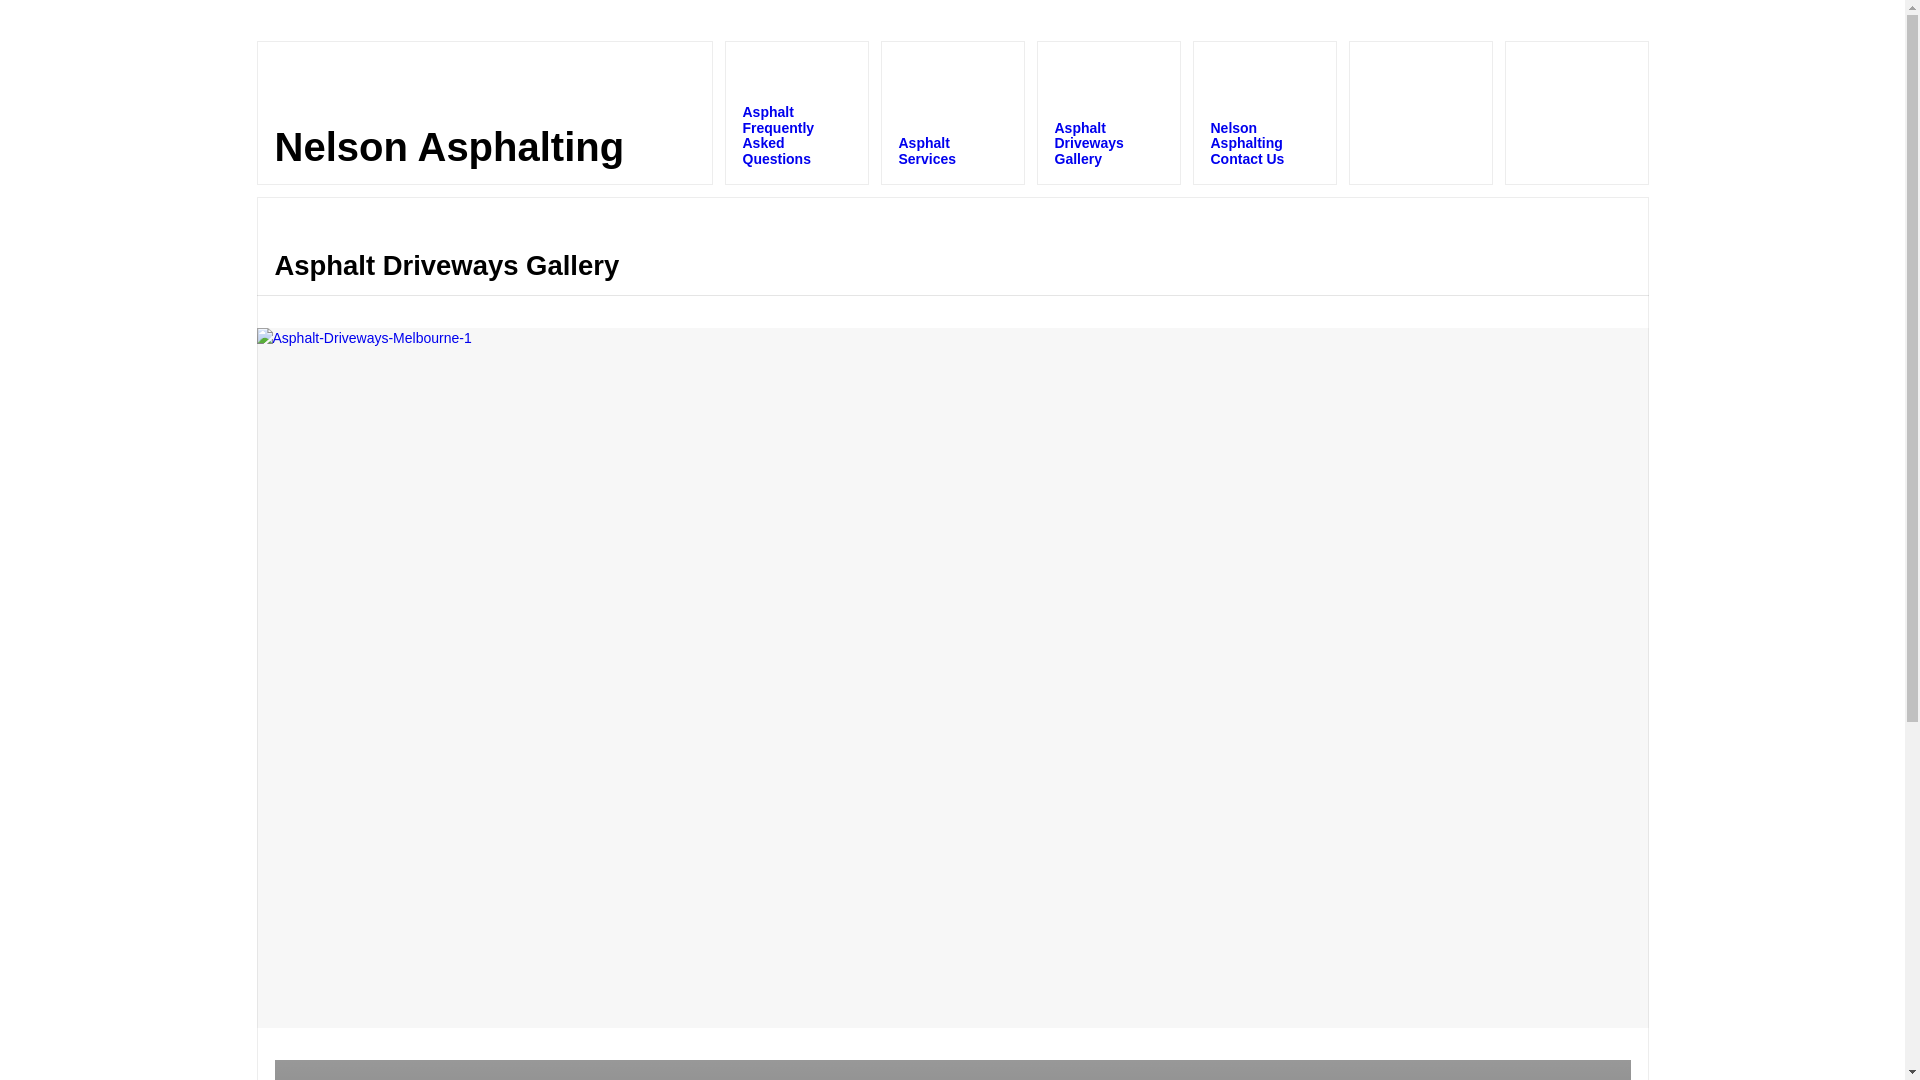 This screenshot has height=1080, width=1920. I want to click on 'Nelson Asphalting Contact Us', so click(1262, 112).